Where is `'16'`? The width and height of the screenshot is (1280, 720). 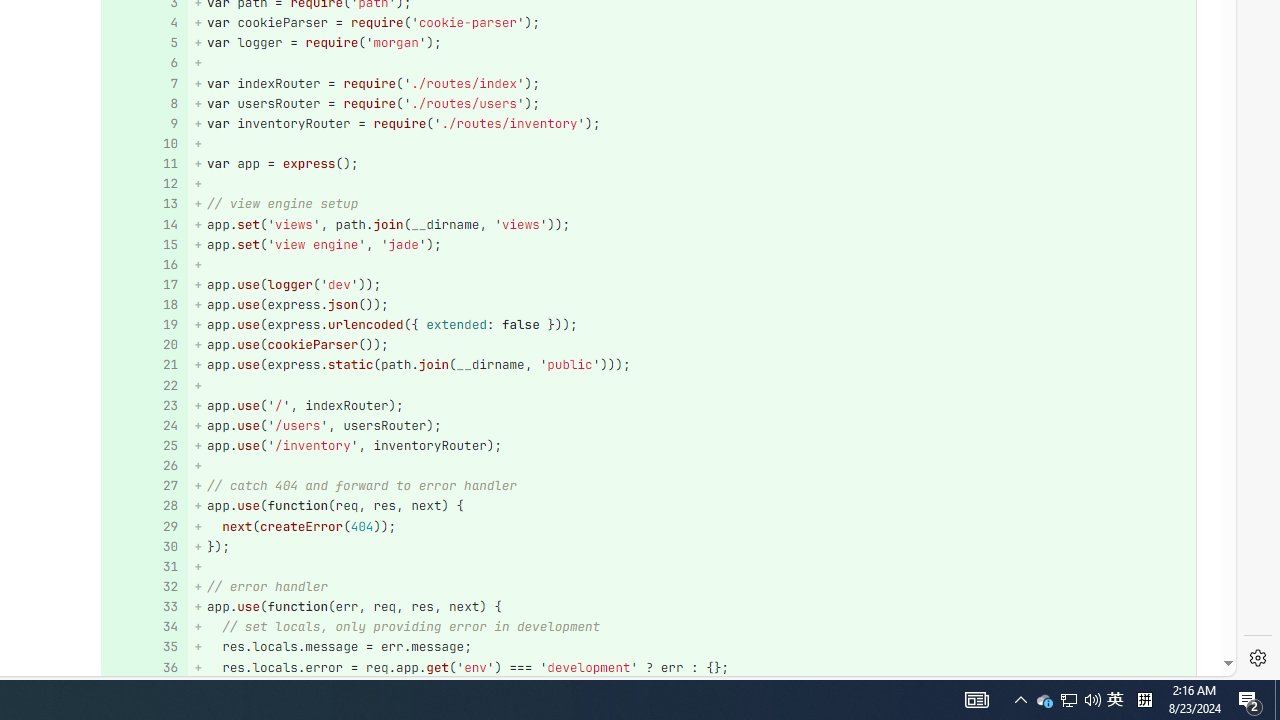
'16' is located at coordinates (141, 263).